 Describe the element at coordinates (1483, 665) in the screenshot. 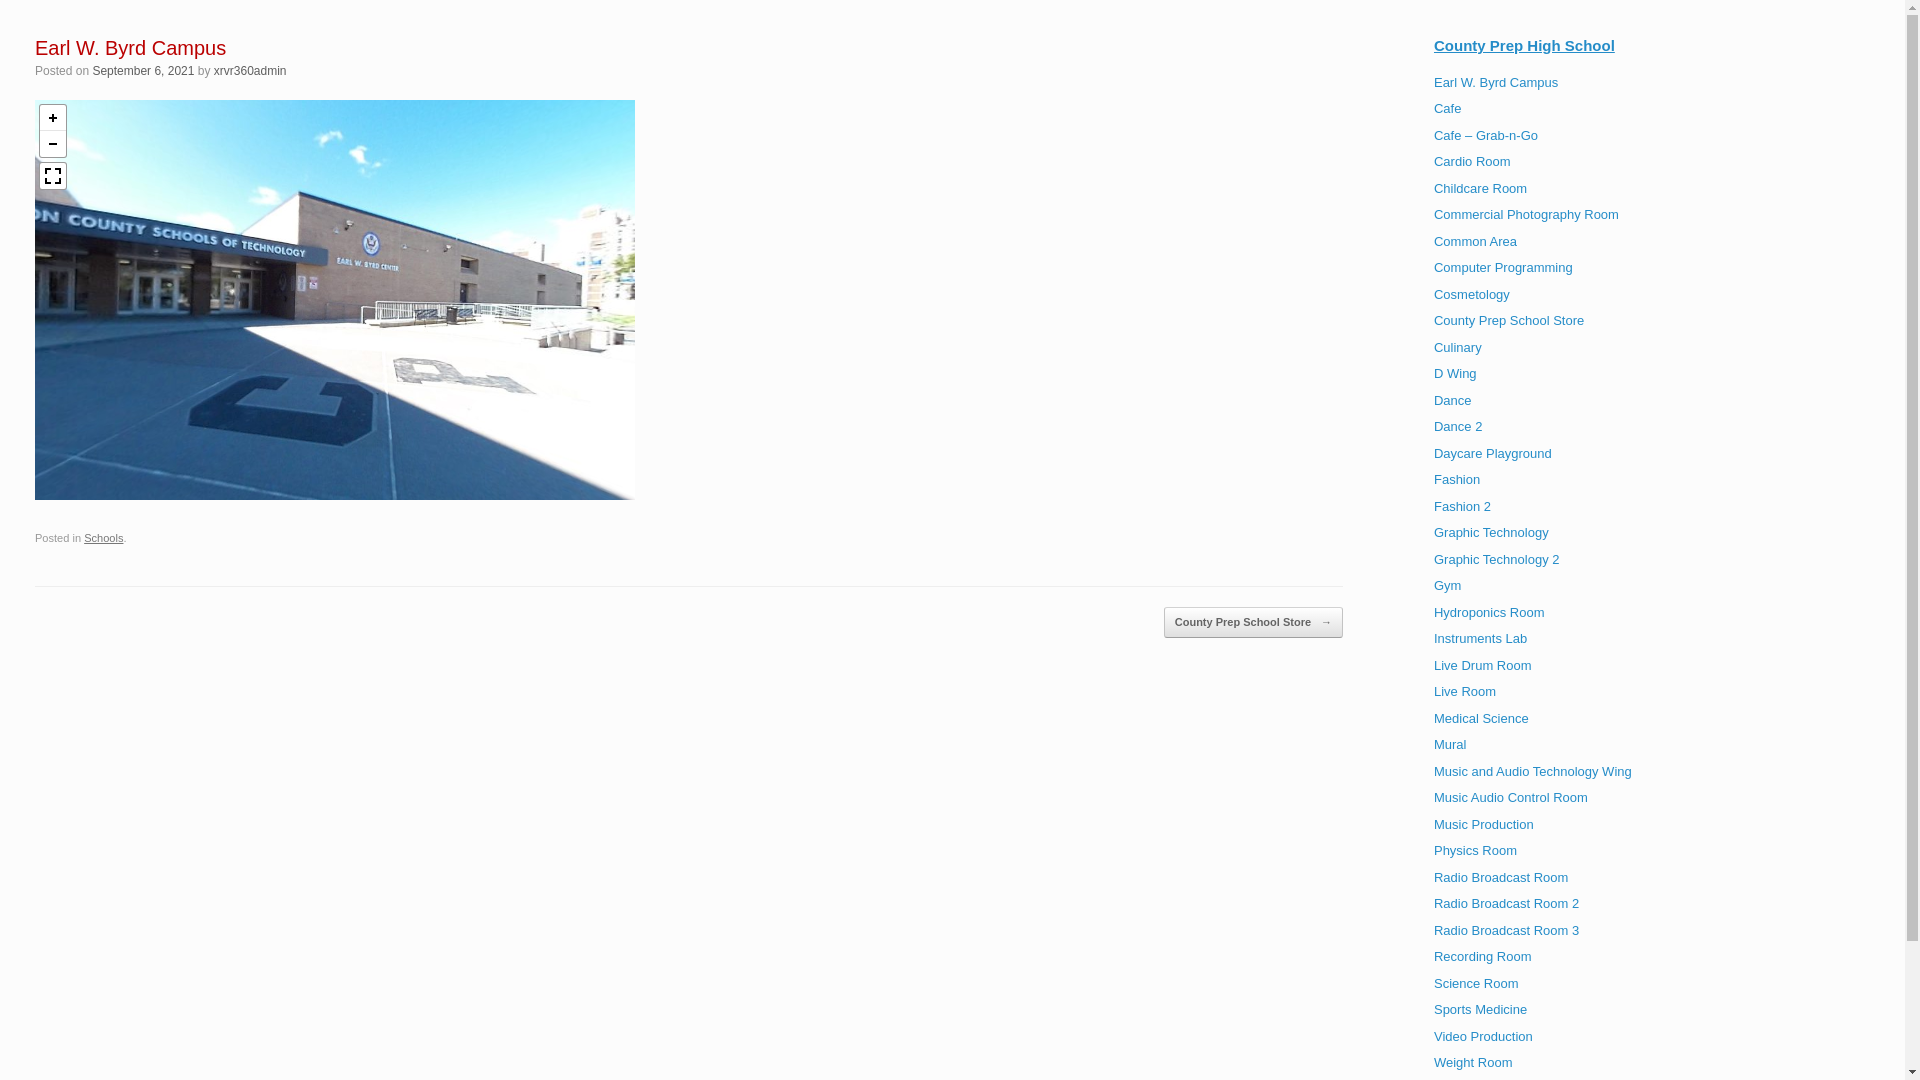

I see `'Live Drum Room'` at that location.